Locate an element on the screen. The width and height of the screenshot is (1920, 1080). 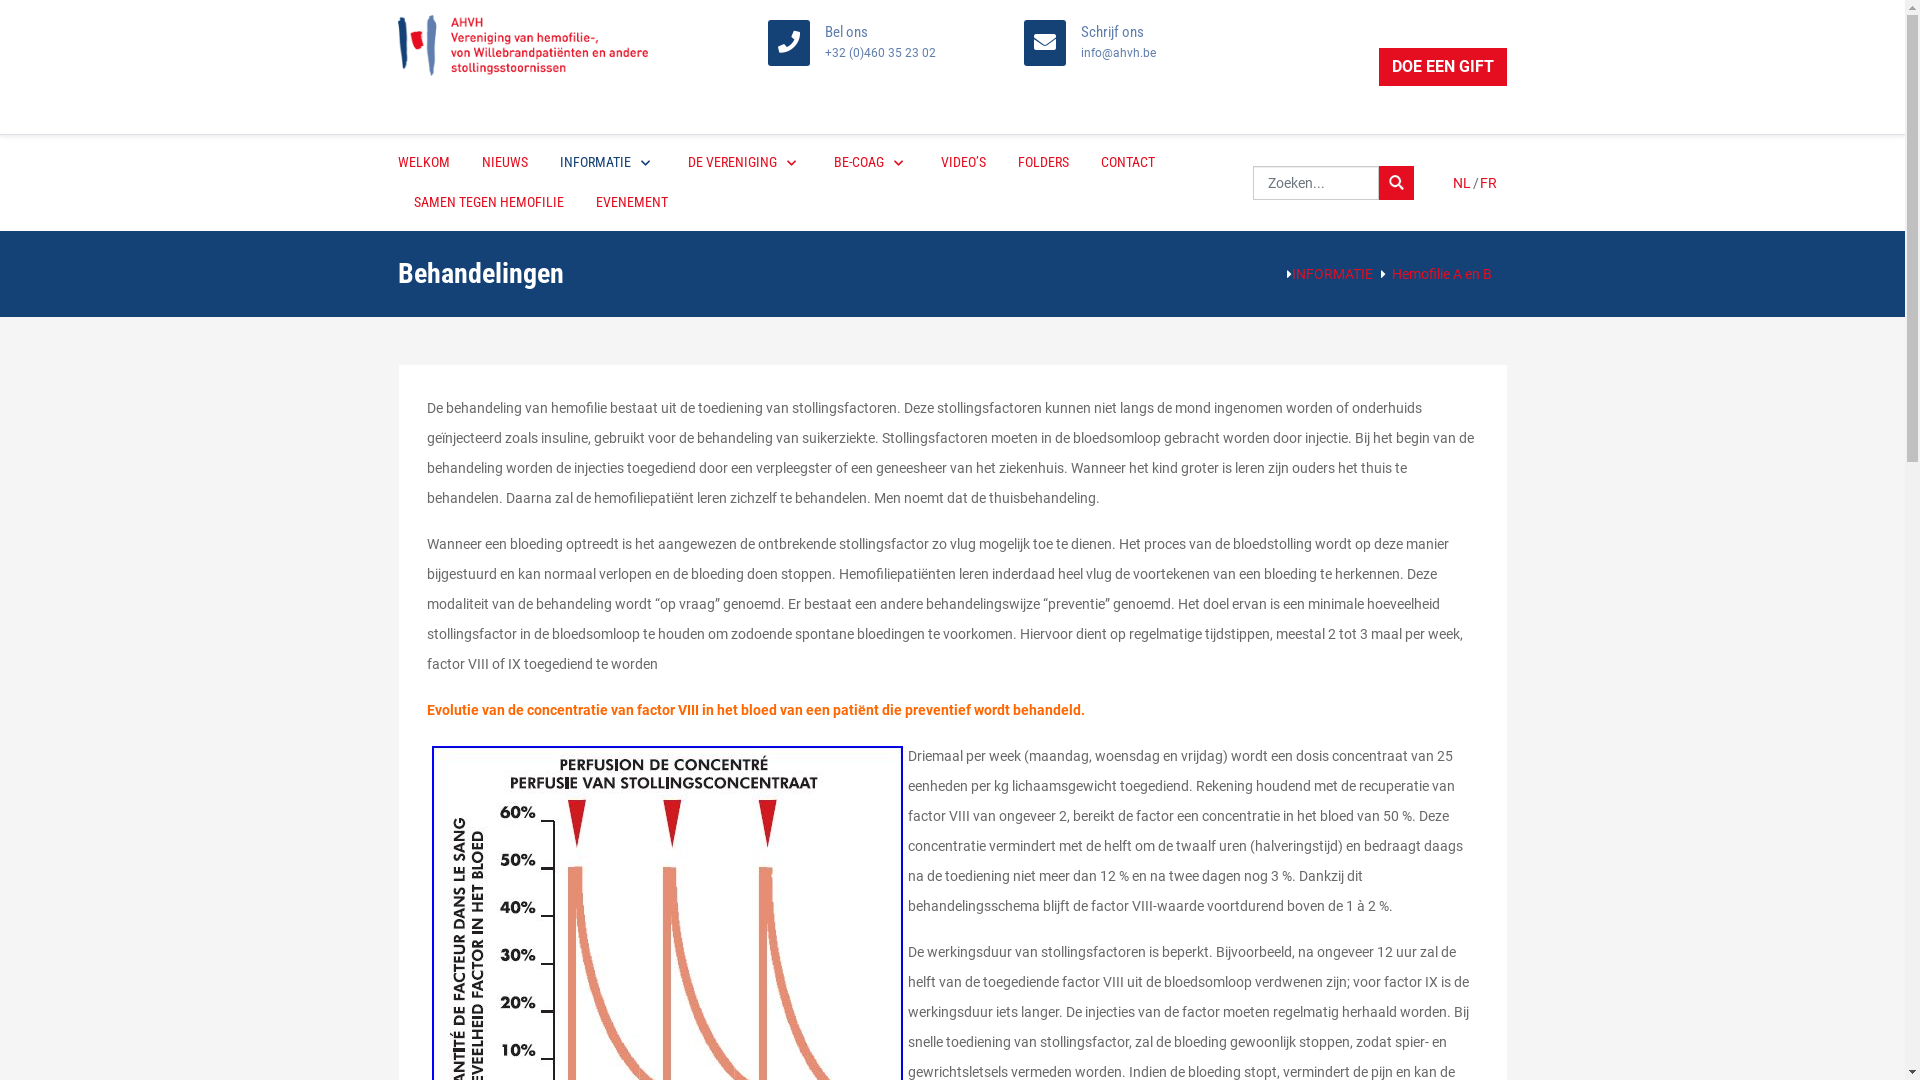
'FOLDERS' is located at coordinates (1042, 161).